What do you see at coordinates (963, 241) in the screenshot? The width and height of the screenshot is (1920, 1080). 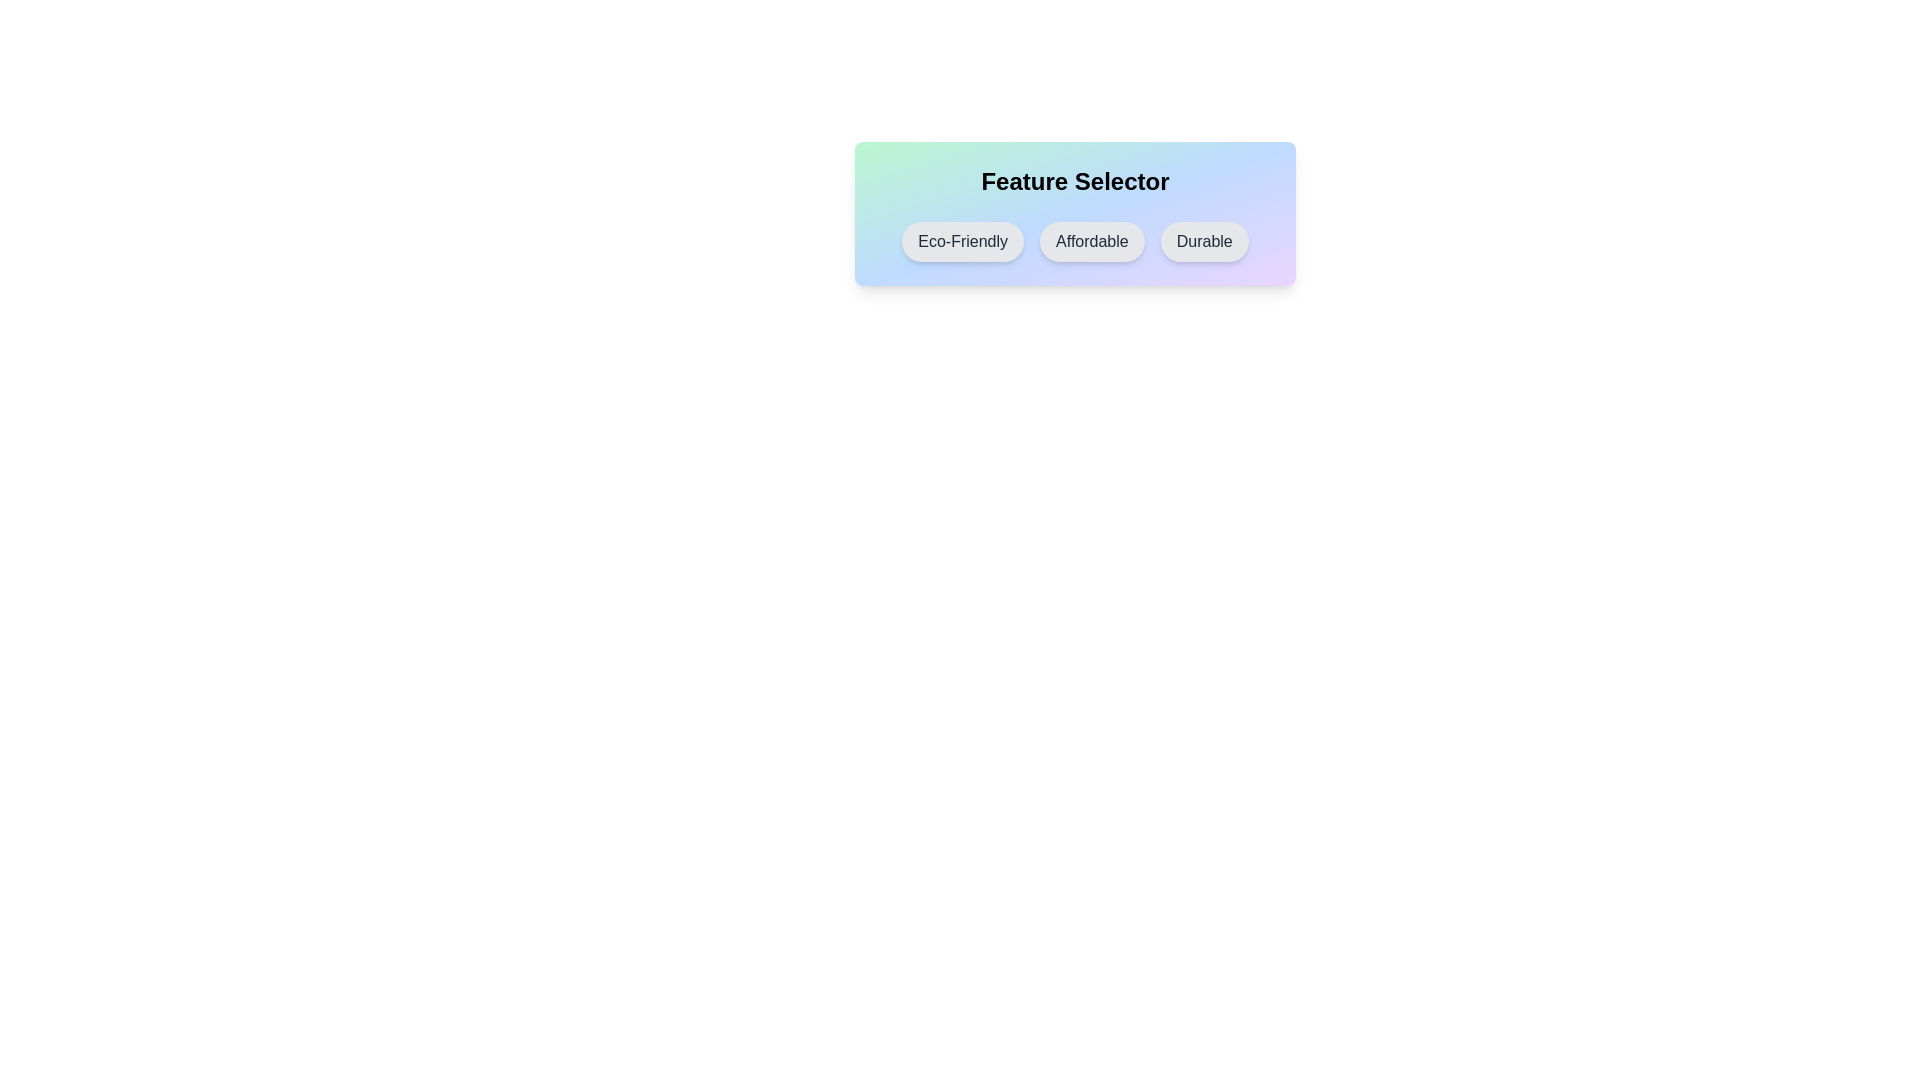 I see `the chip labeled Eco-Friendly` at bounding box center [963, 241].